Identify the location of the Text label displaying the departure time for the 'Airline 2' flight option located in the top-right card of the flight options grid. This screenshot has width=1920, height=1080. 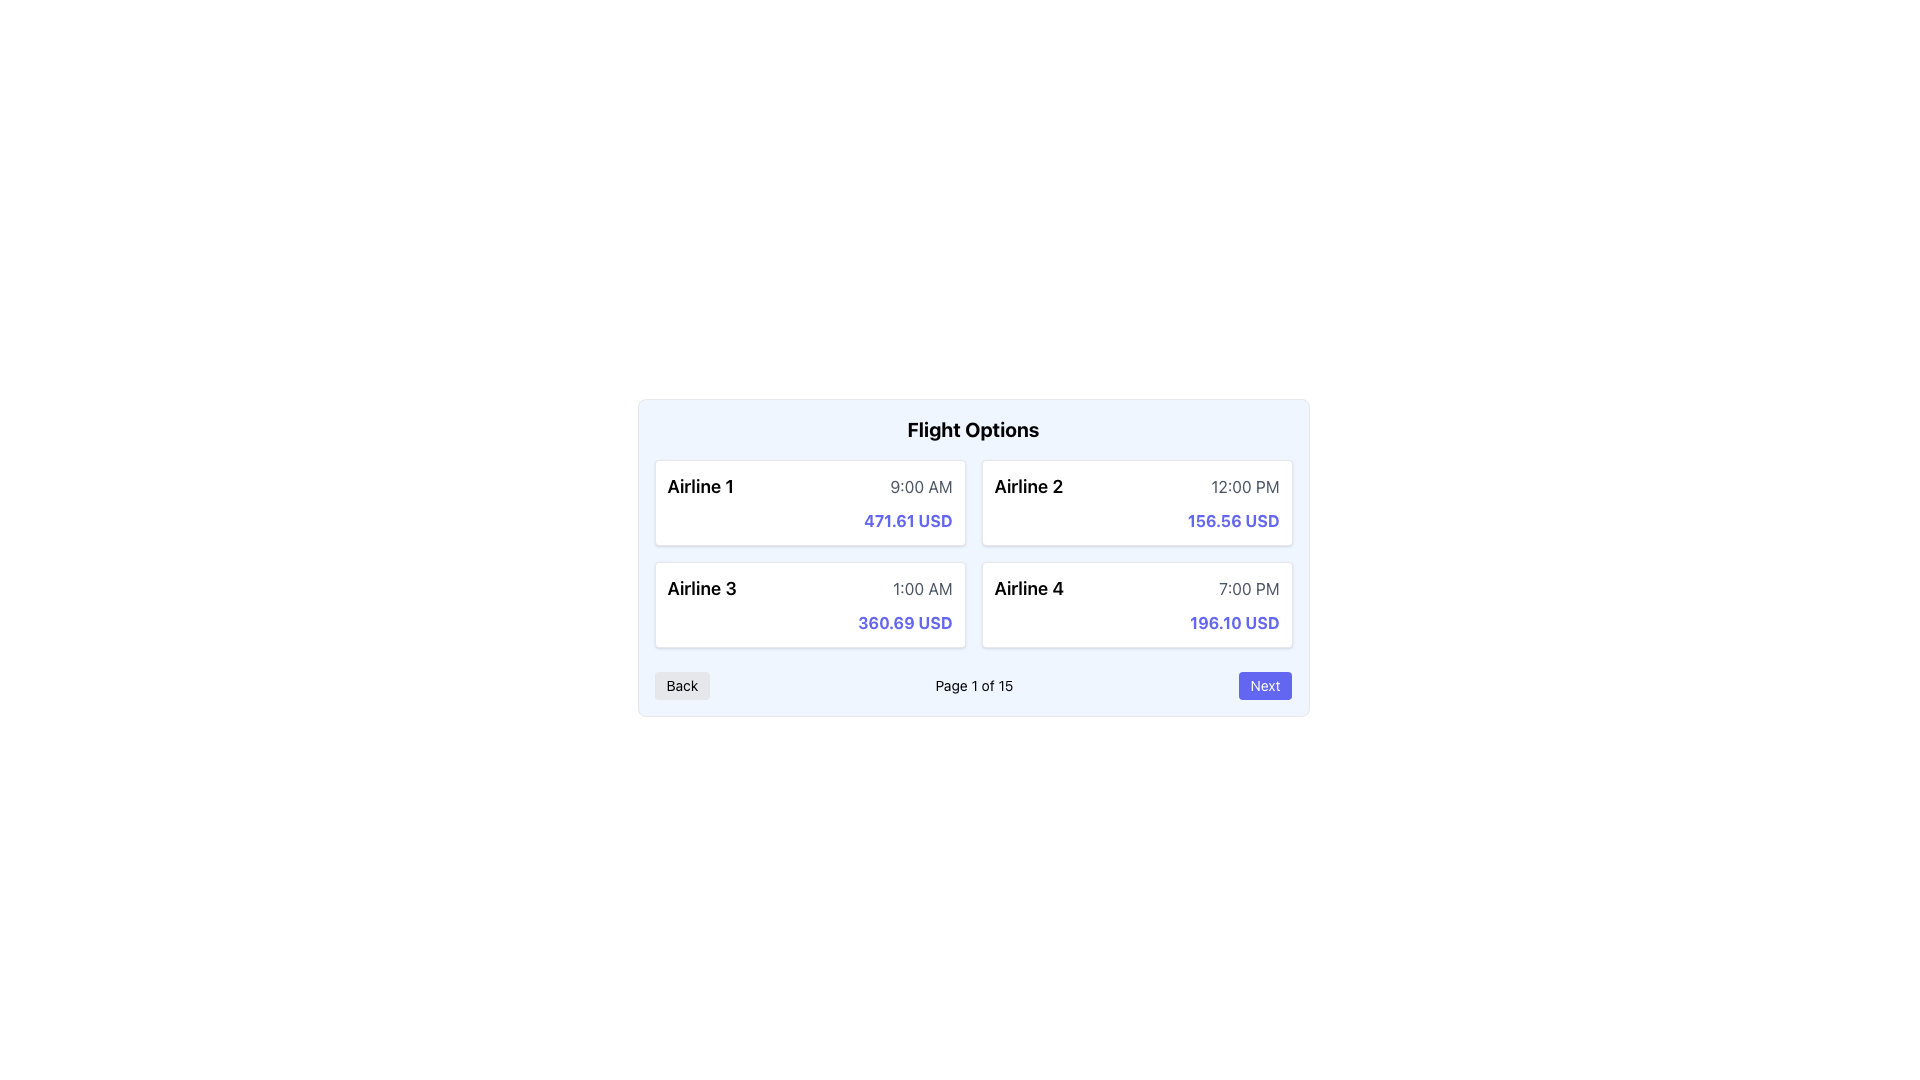
(1244, 486).